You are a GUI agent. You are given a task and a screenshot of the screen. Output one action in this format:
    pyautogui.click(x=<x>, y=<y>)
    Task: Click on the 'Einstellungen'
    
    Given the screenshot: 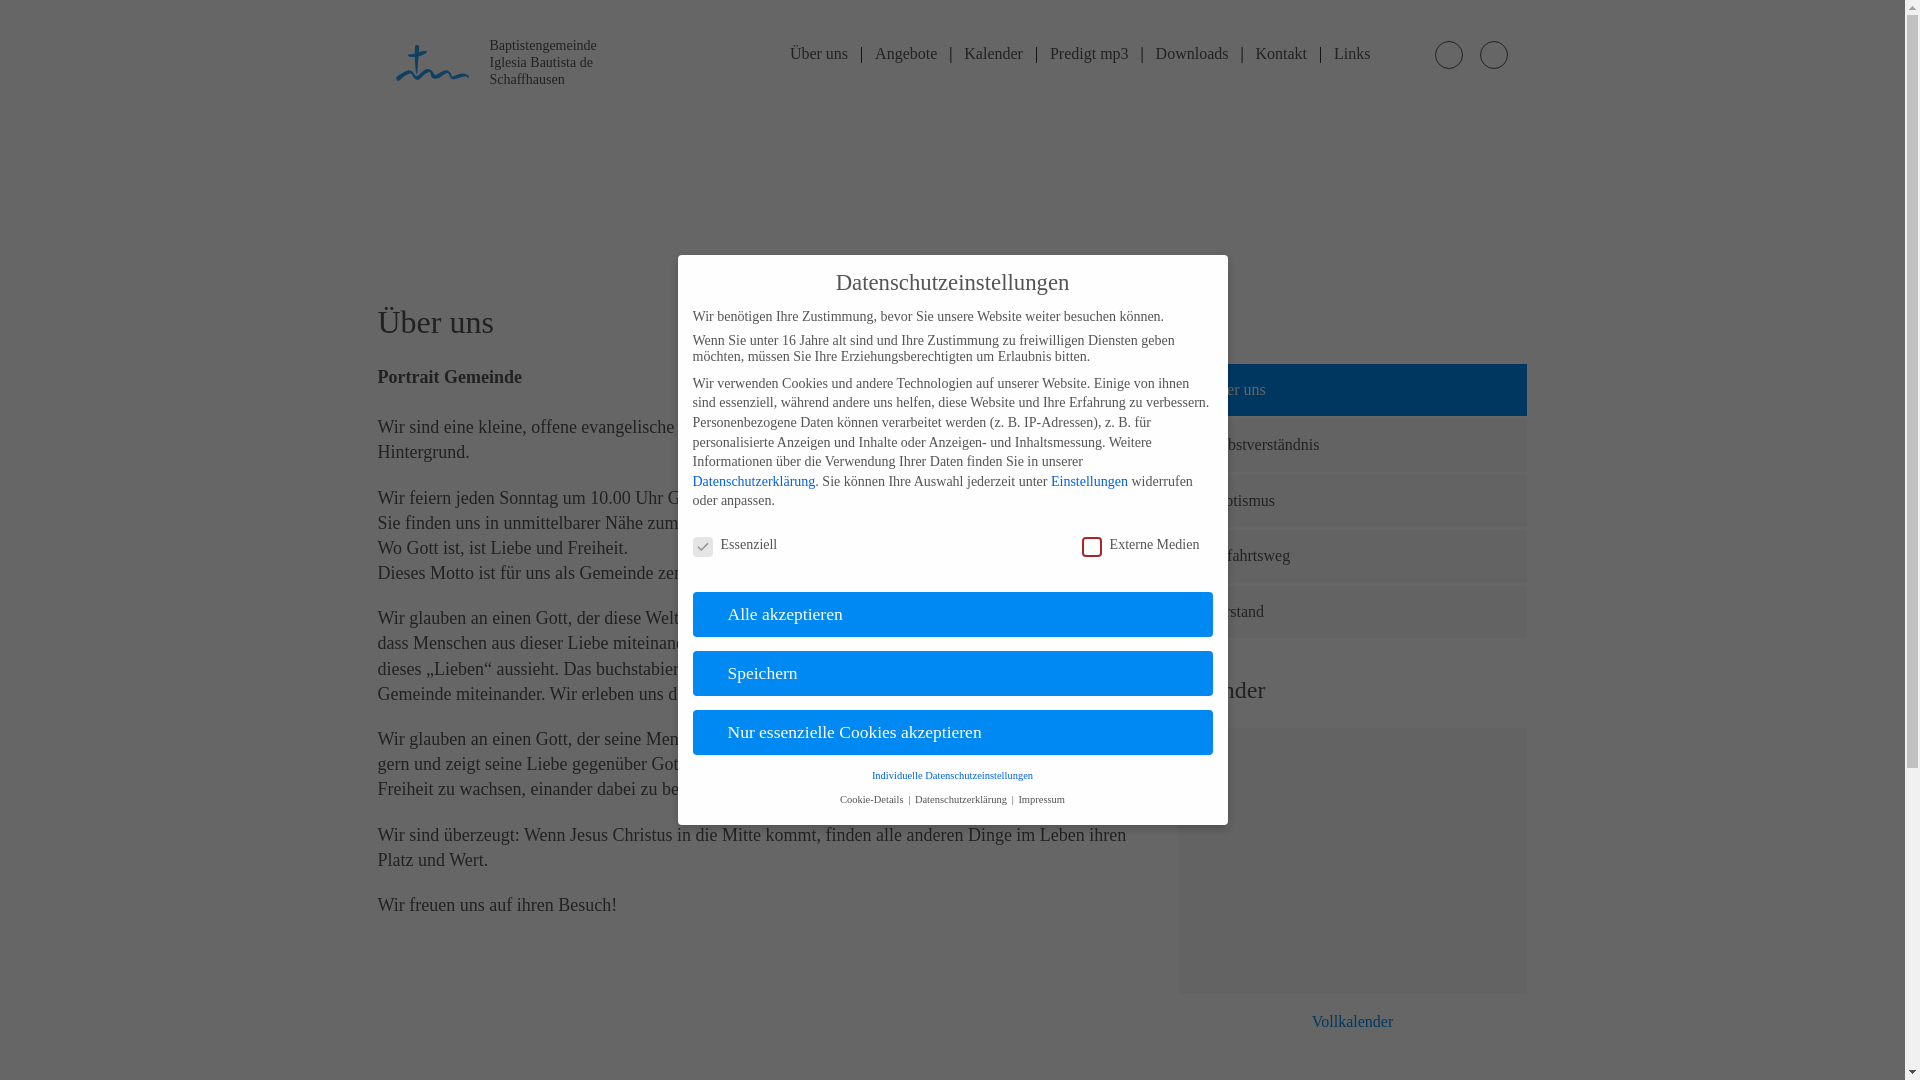 What is the action you would take?
    pyautogui.click(x=1088, y=481)
    